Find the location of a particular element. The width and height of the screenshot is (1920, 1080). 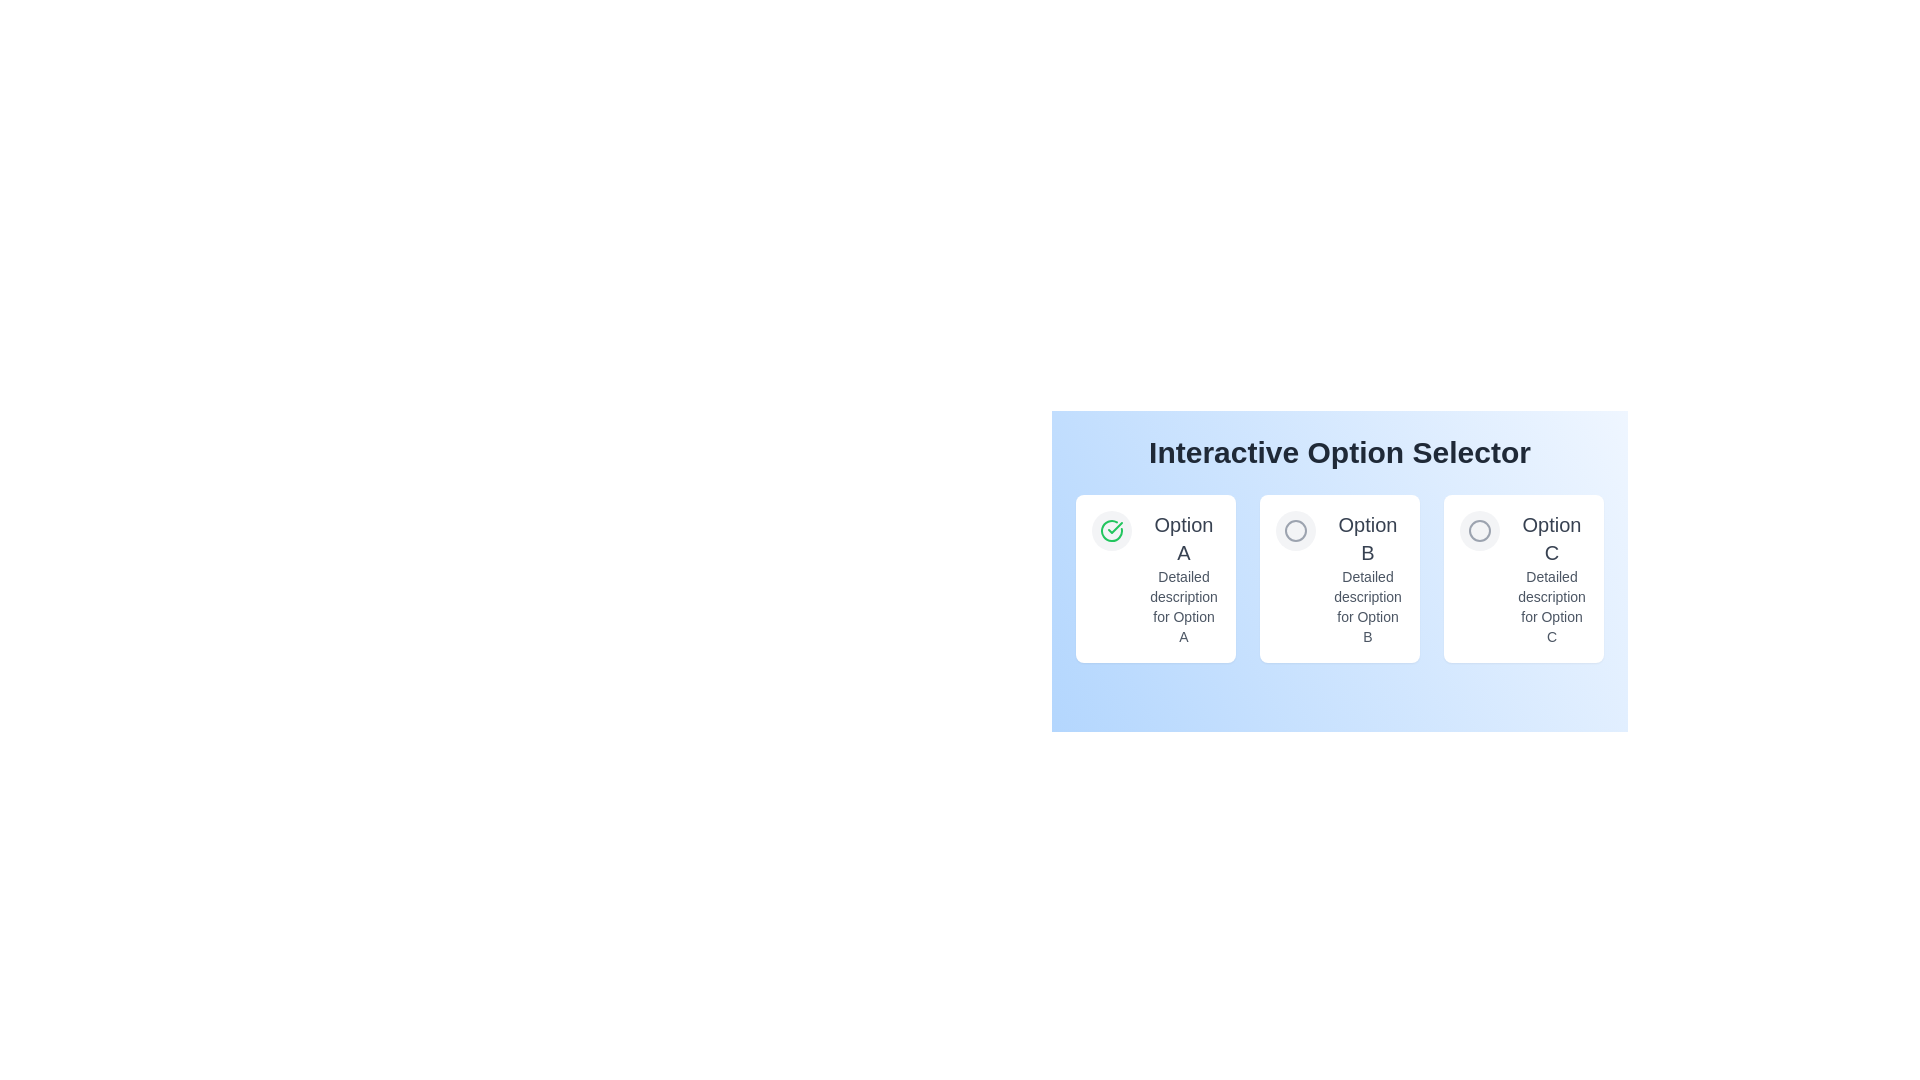

the radio button for 'Option B' is located at coordinates (1296, 530).